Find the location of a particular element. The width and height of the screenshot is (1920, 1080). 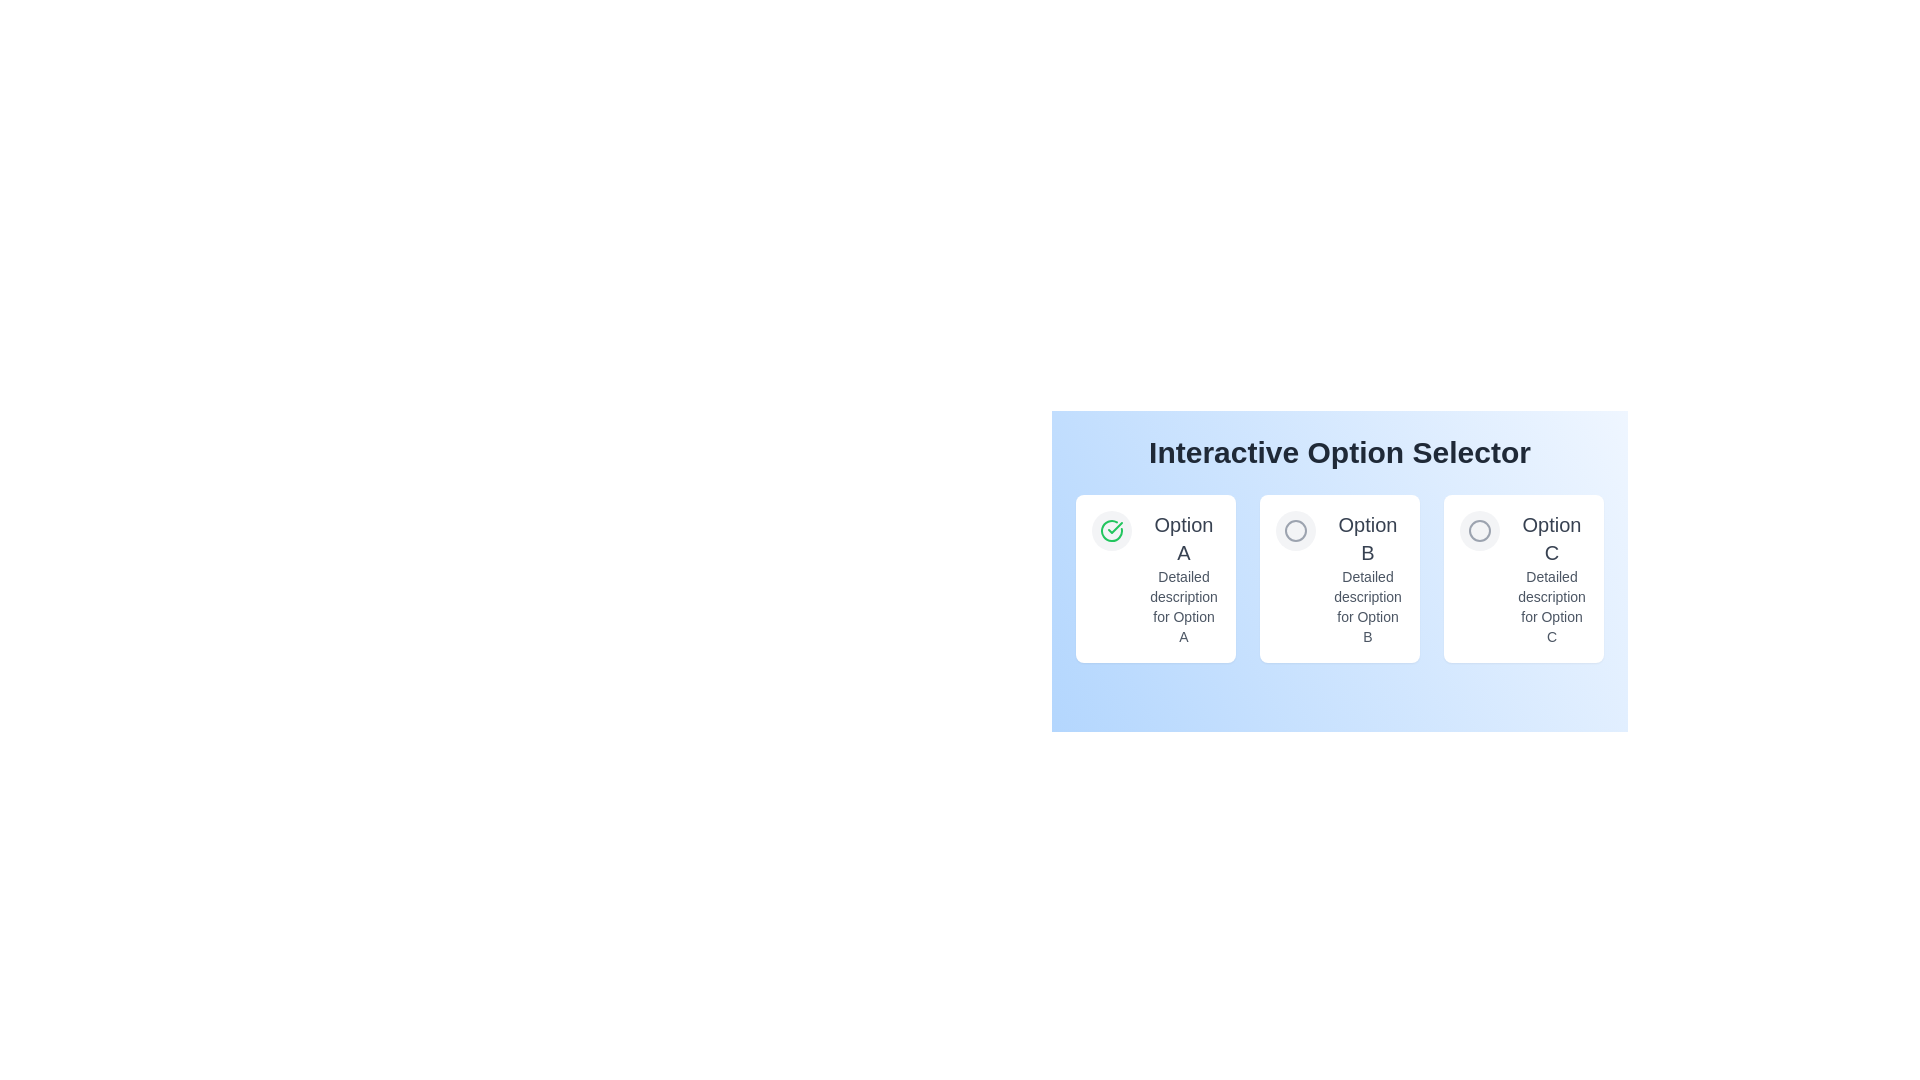

the radio button for 'Option B' is located at coordinates (1296, 530).